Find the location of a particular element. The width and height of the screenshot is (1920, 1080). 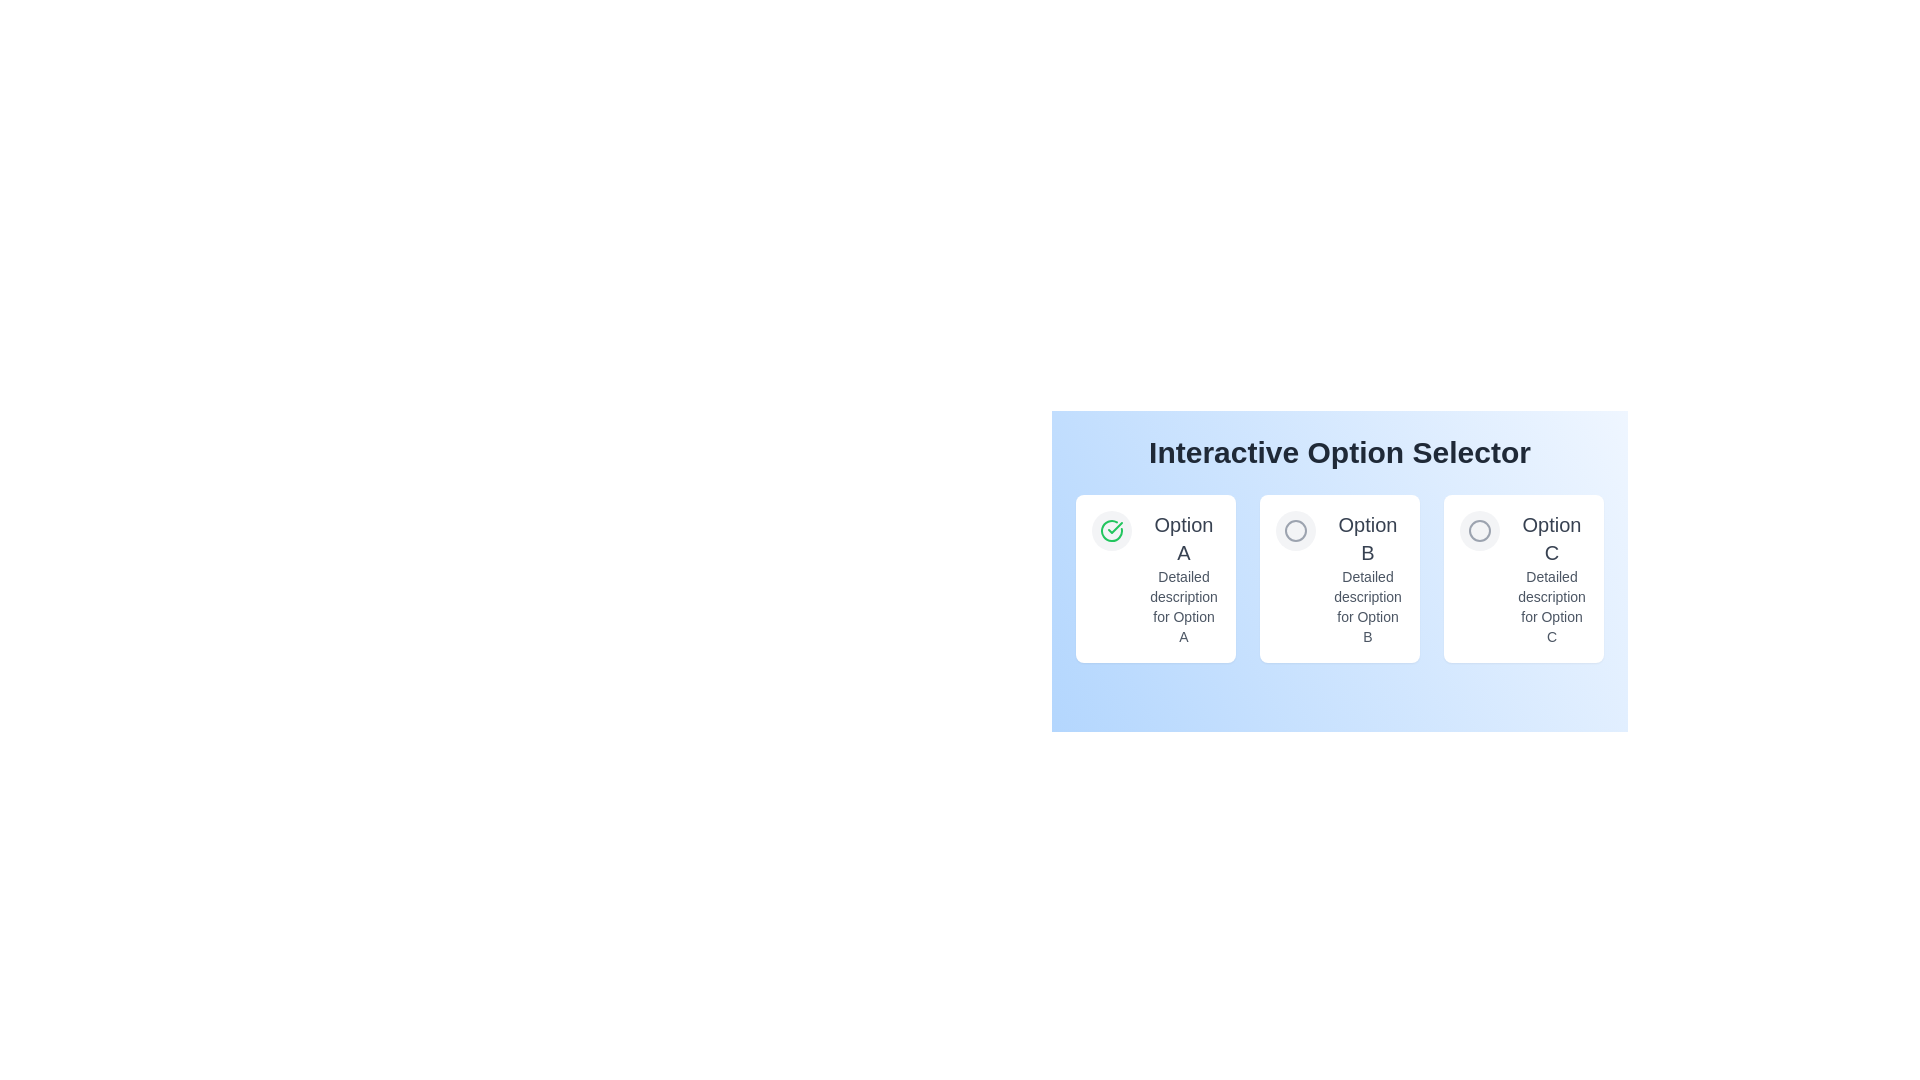

the radio button for 'Option B' is located at coordinates (1296, 530).